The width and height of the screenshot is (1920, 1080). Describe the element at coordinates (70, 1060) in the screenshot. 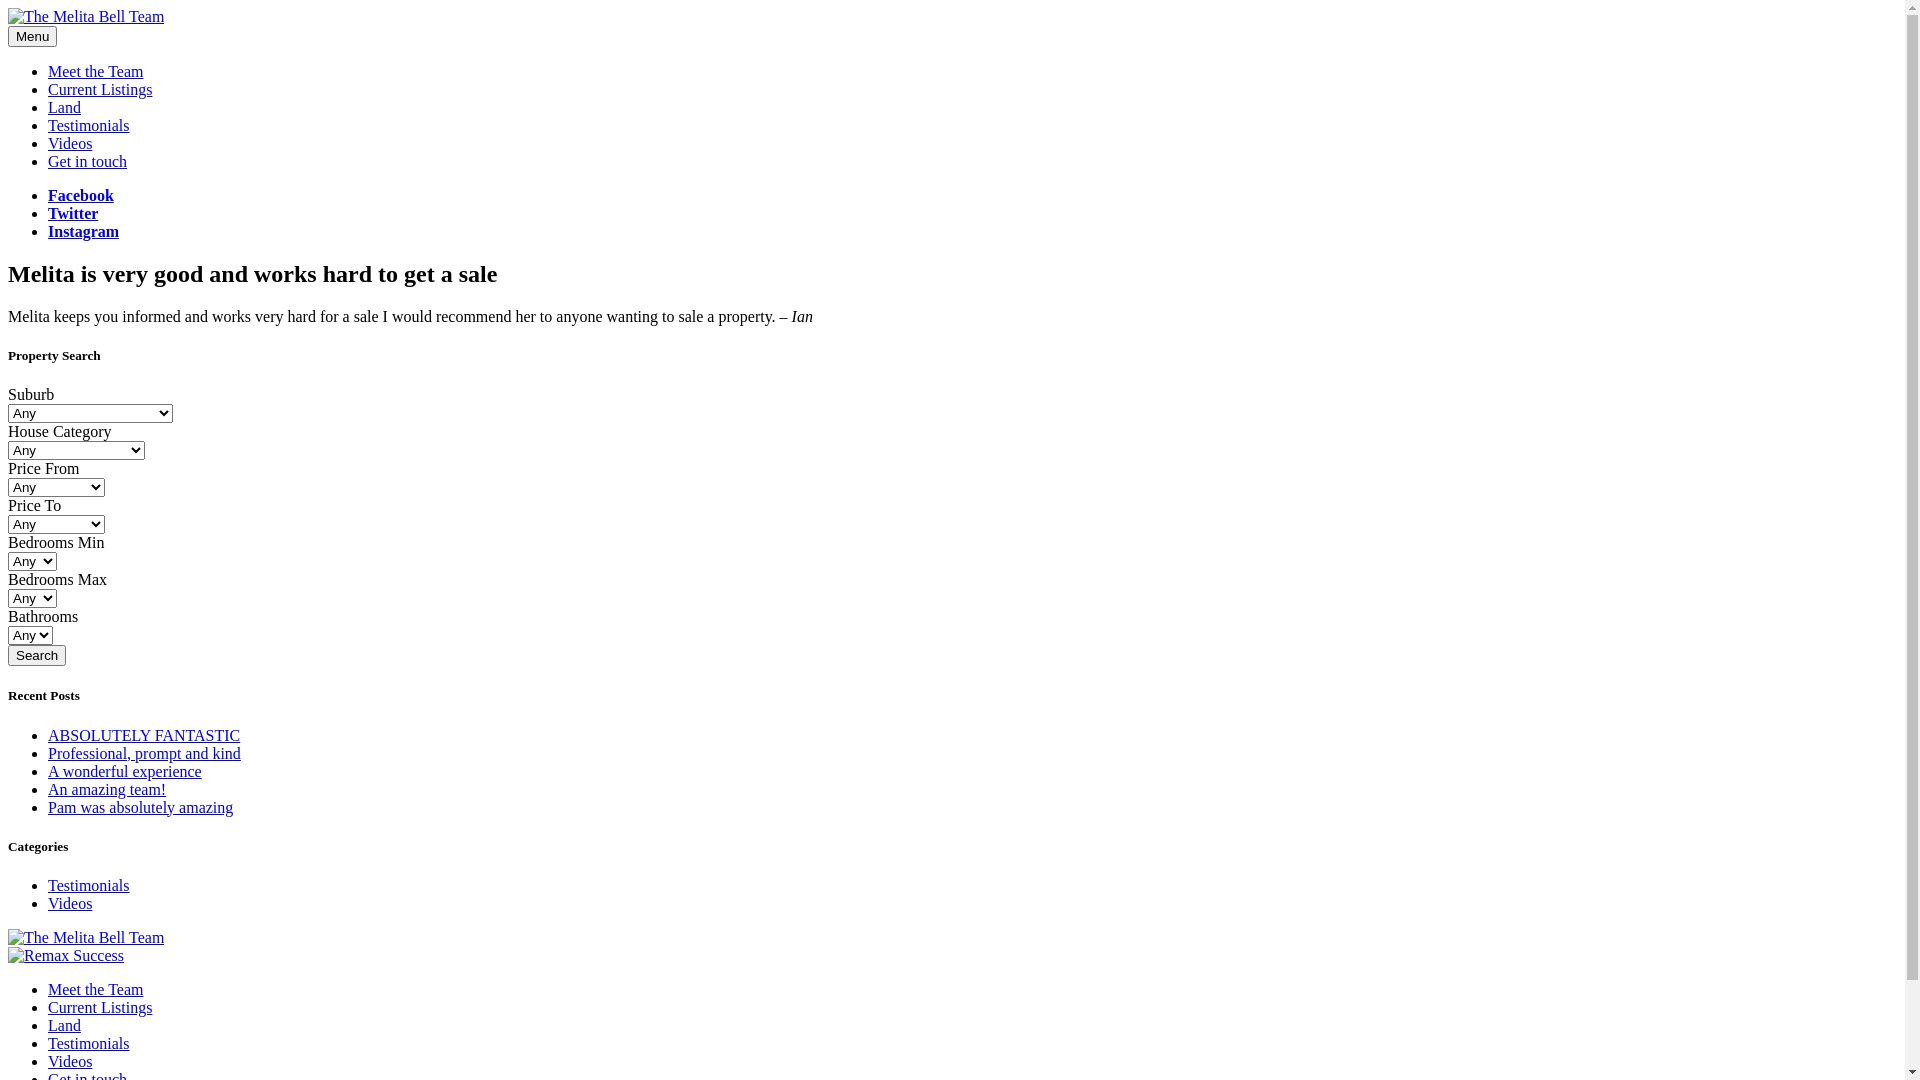

I see `'Videos'` at that location.